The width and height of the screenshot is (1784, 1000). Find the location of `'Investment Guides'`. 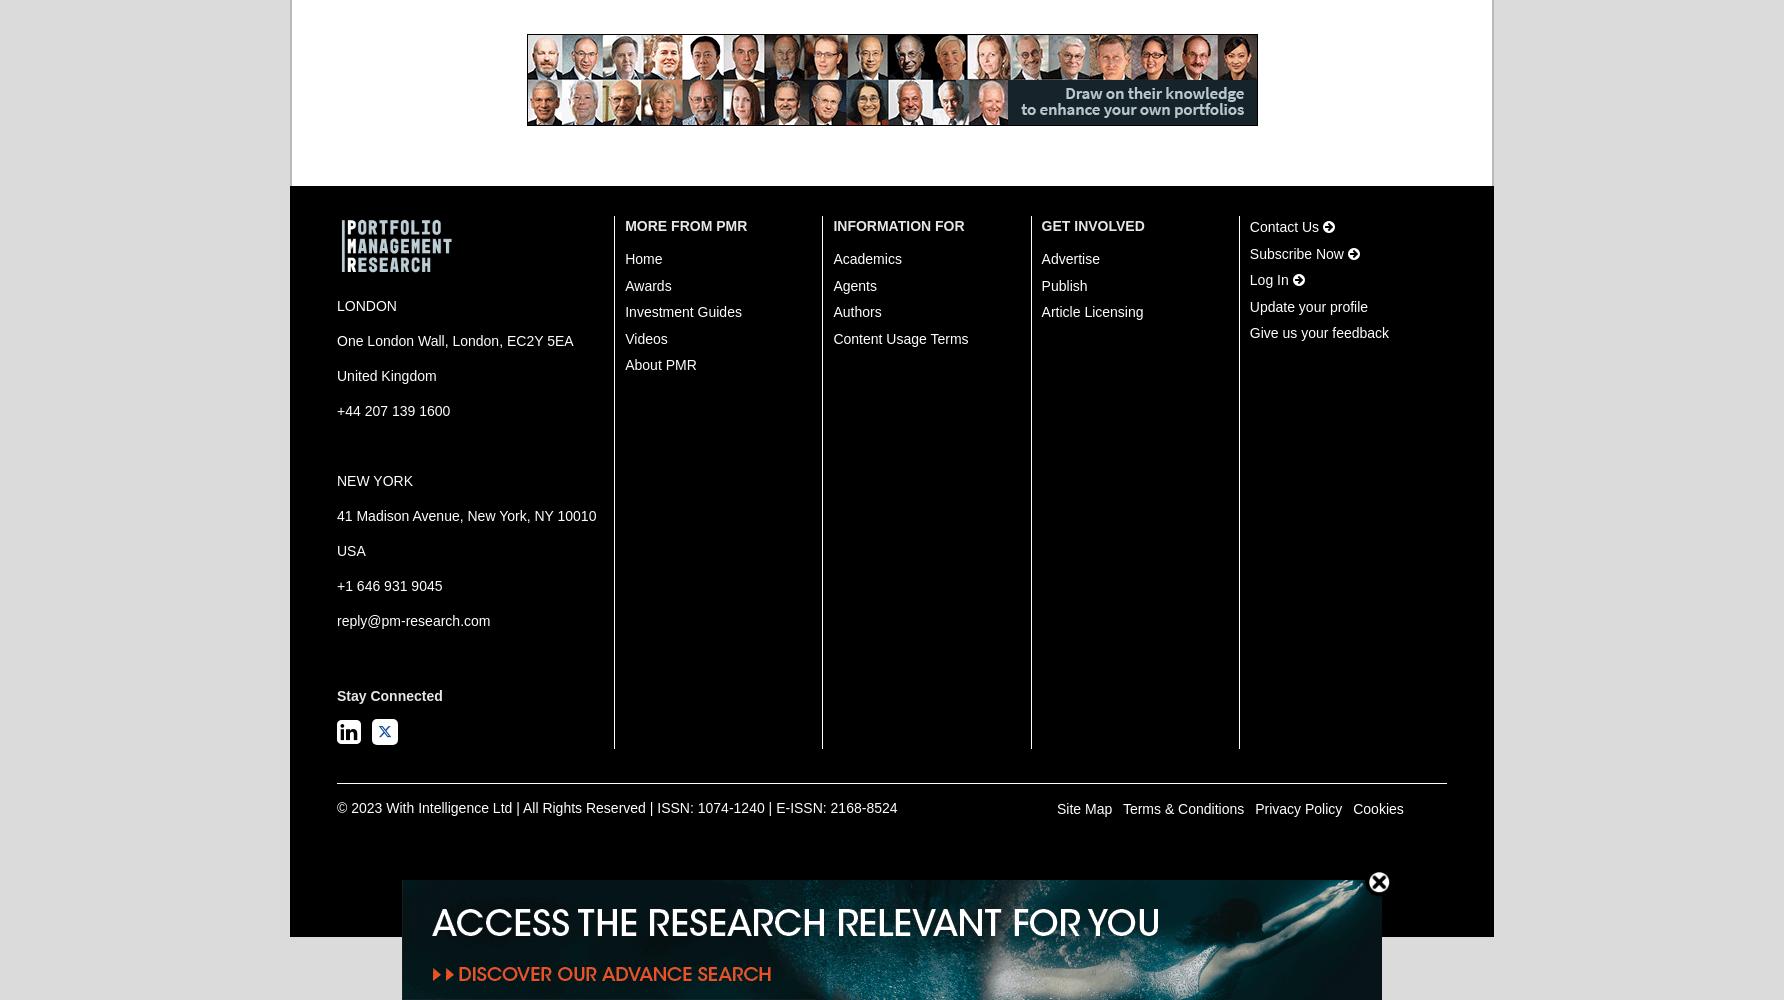

'Investment Guides' is located at coordinates (682, 312).